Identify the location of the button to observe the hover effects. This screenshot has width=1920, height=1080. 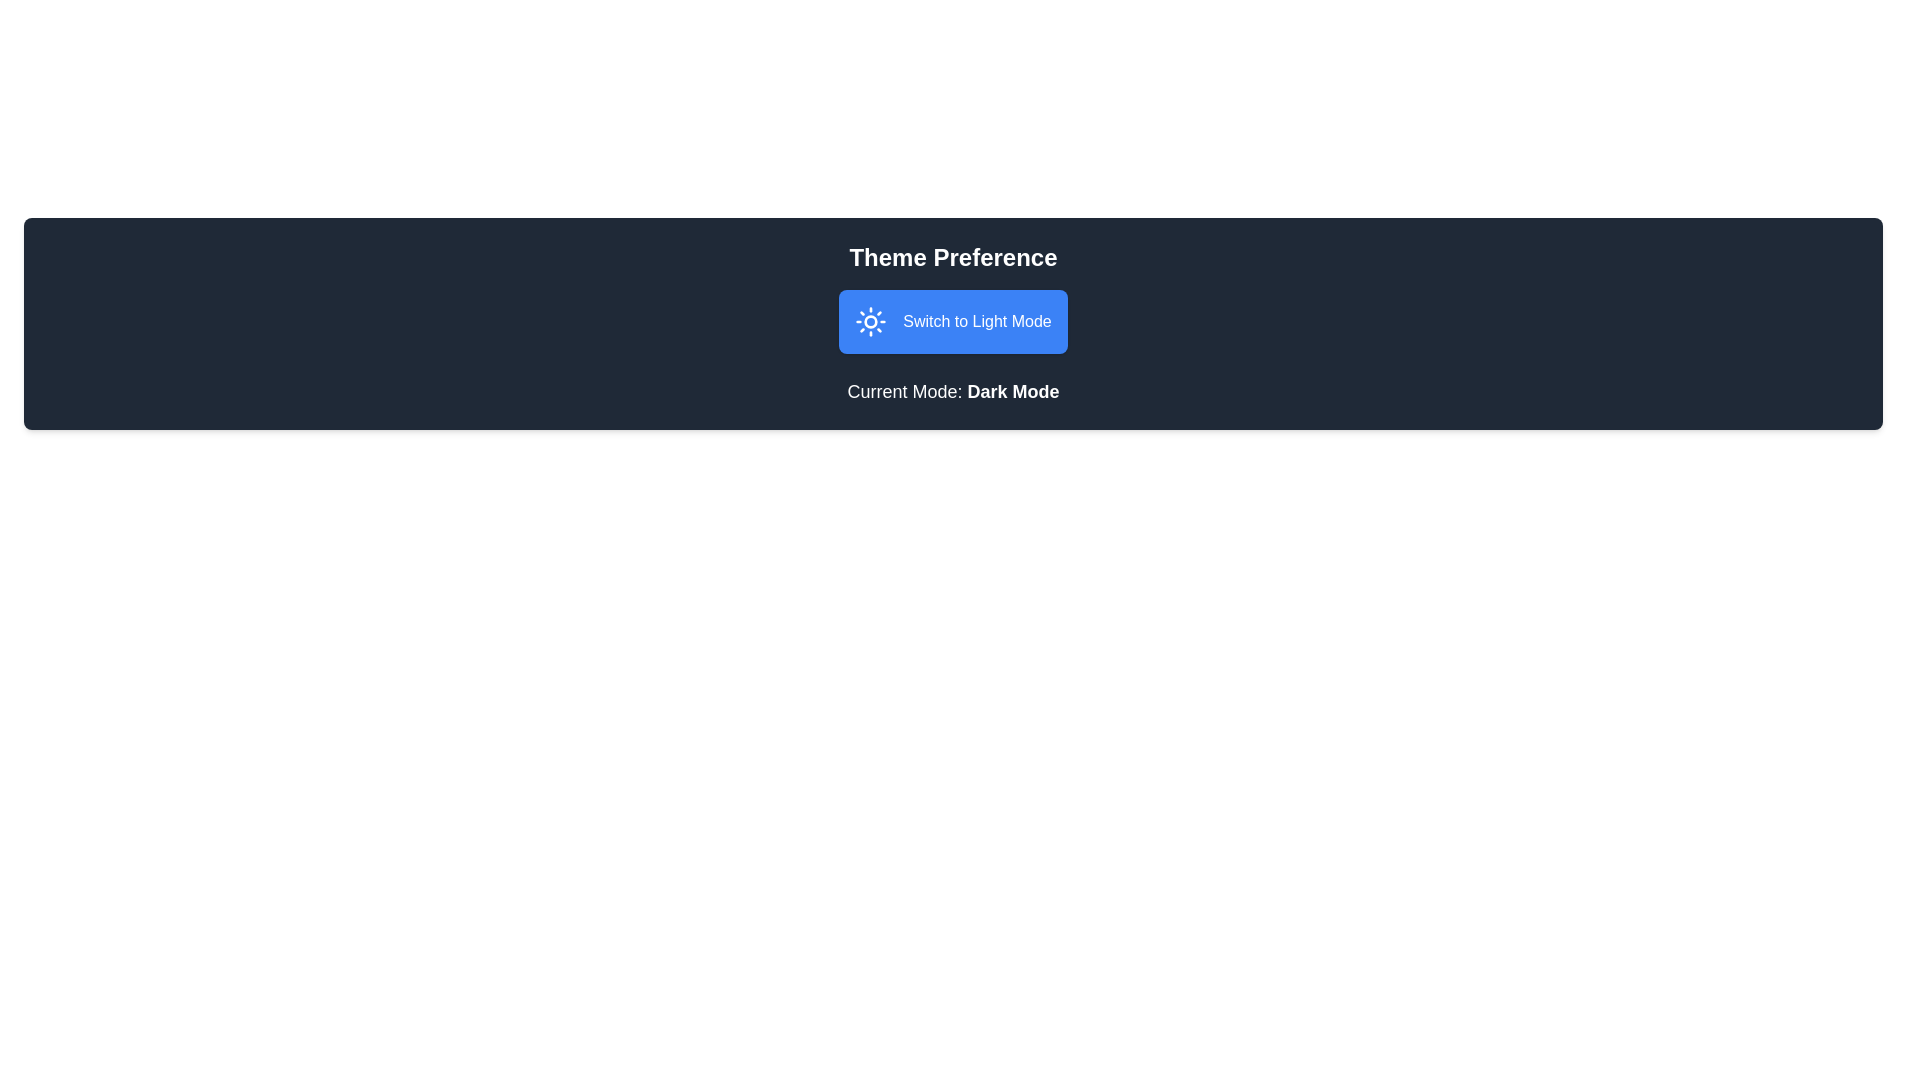
(952, 320).